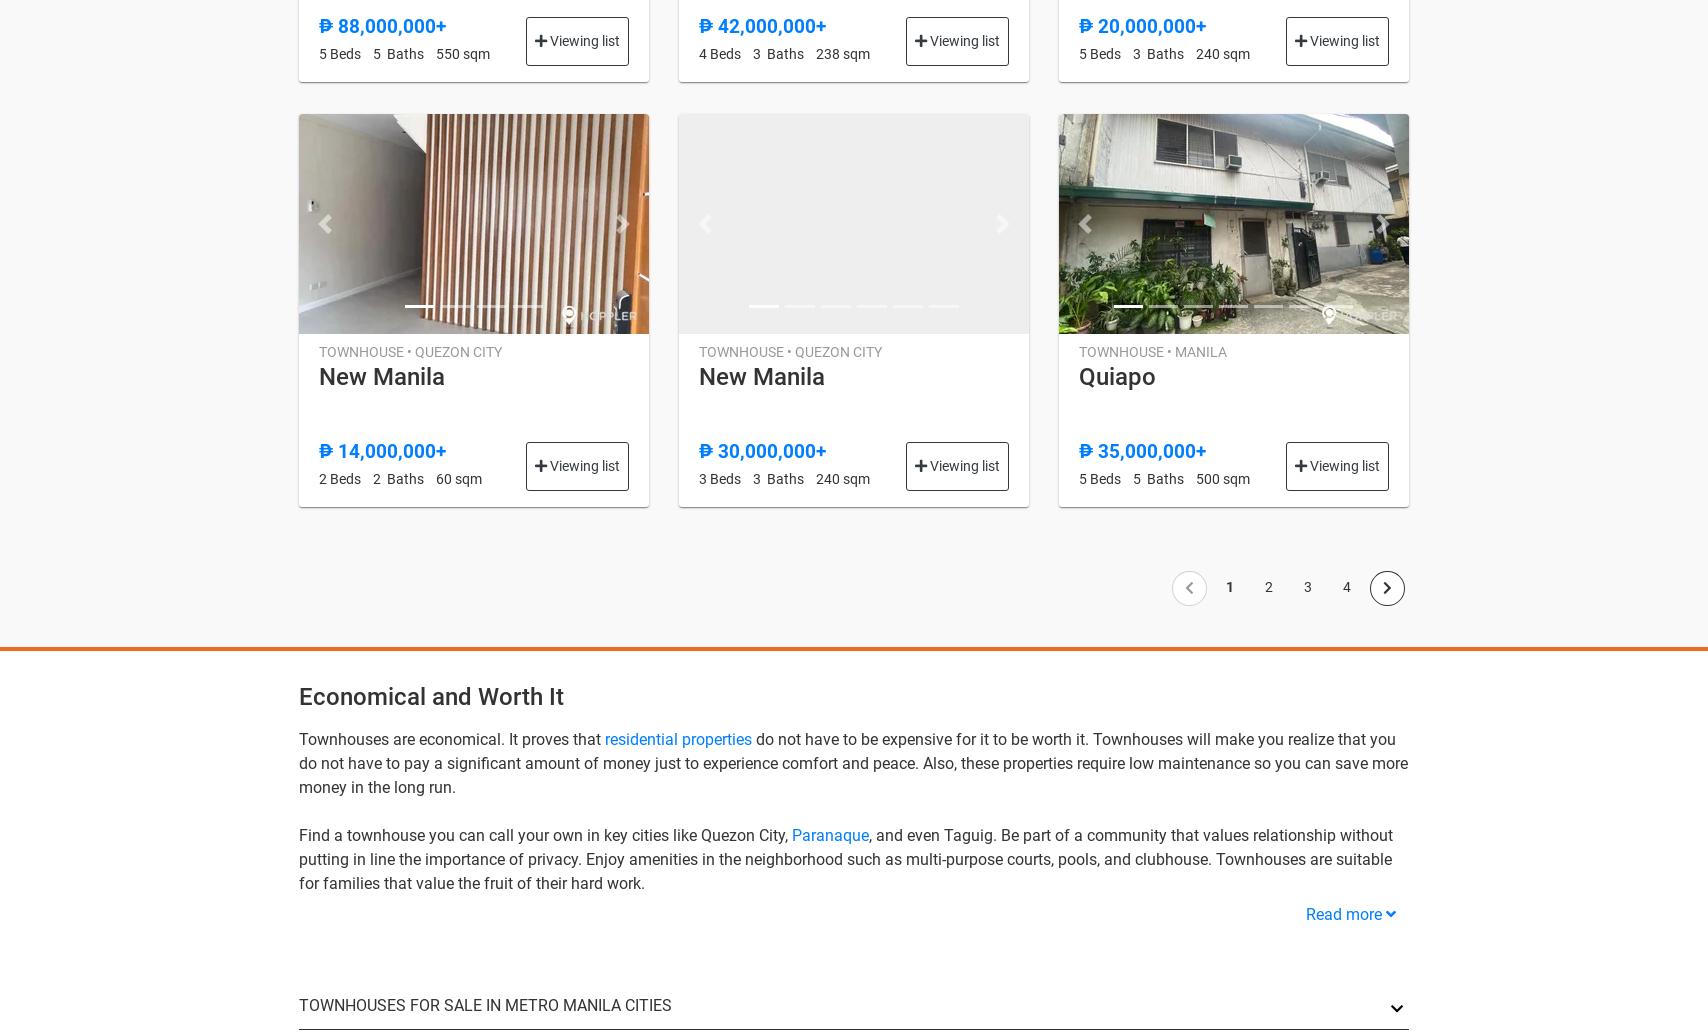 The height and width of the screenshot is (1035, 1708). I want to click on 'TOWNHOUSES FOR SALE IN METRO MANILA CITIES', so click(484, 1004).